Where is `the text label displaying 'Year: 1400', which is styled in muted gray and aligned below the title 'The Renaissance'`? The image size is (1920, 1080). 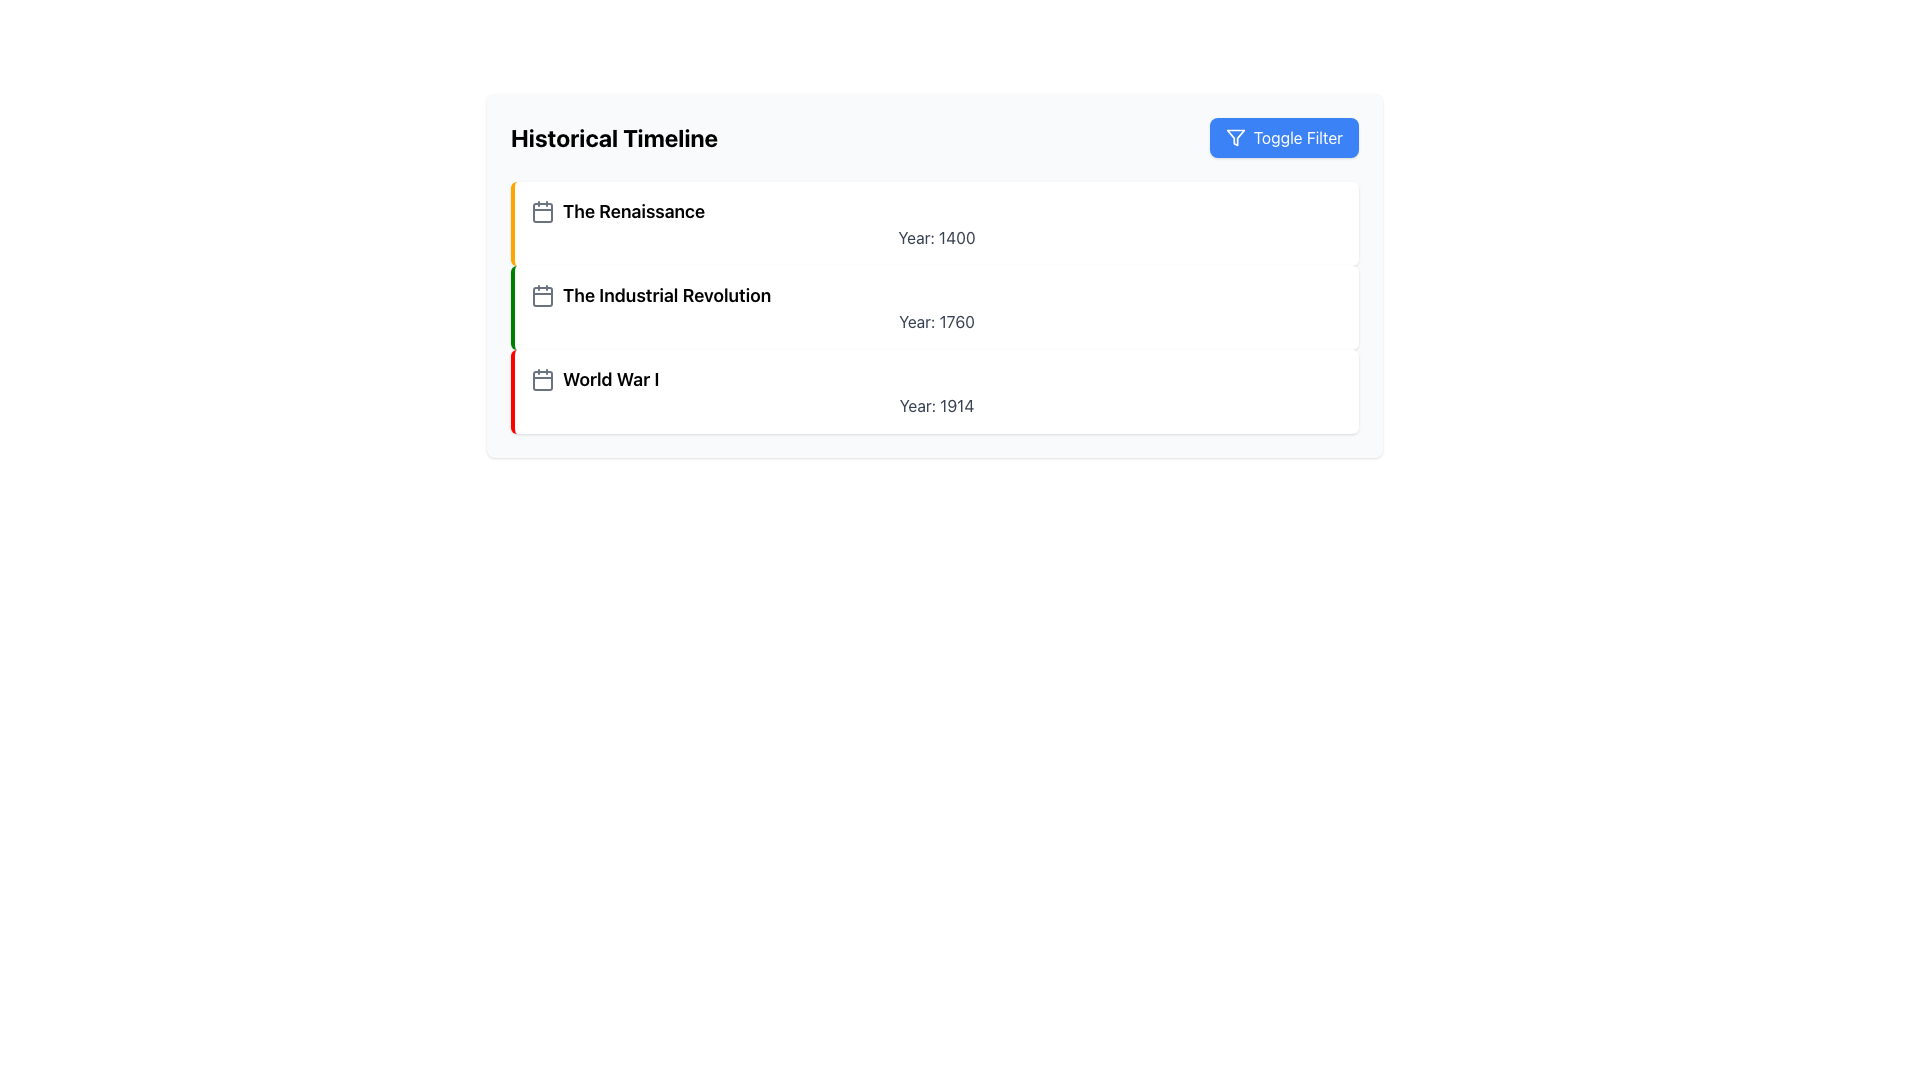
the text label displaying 'Year: 1400', which is styled in muted gray and aligned below the title 'The Renaissance' is located at coordinates (935, 237).